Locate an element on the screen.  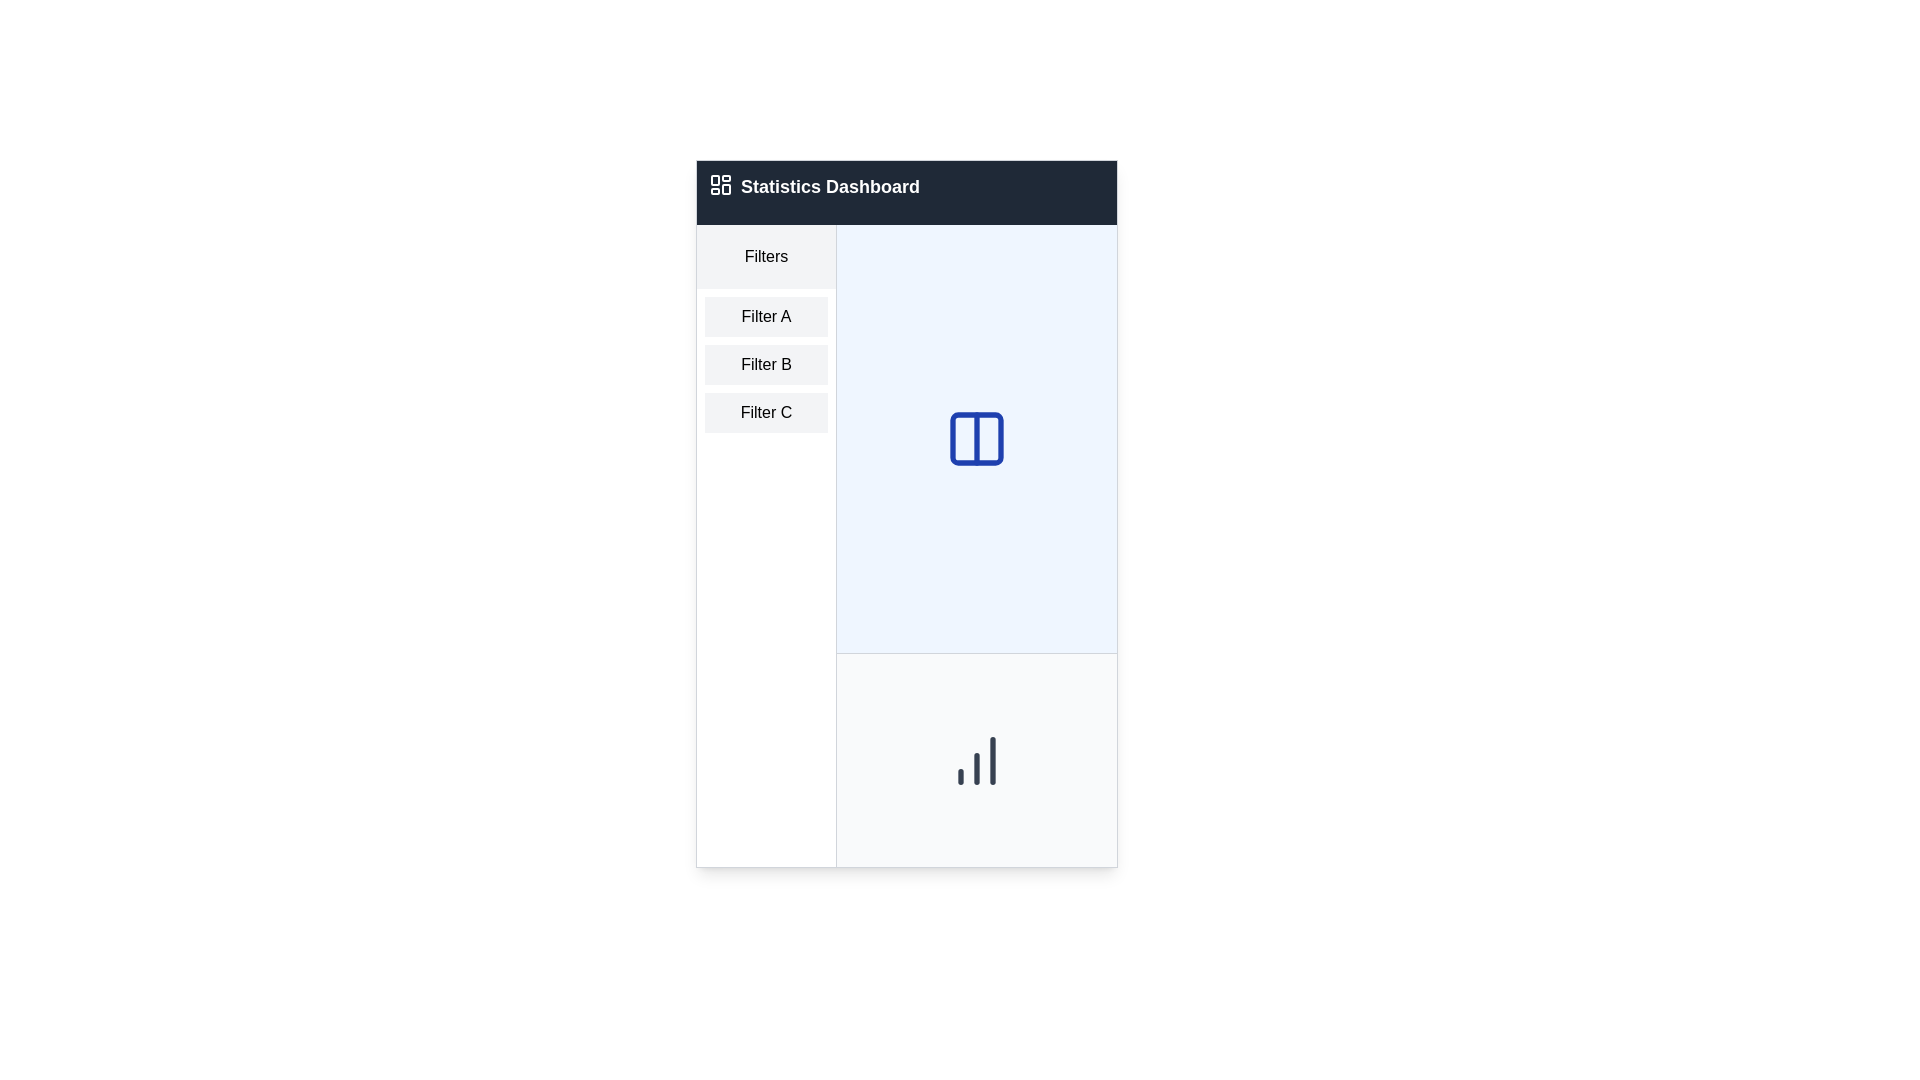
the 'Filter A' button, which is a light gray rectangular button with centered black text is located at coordinates (765, 315).